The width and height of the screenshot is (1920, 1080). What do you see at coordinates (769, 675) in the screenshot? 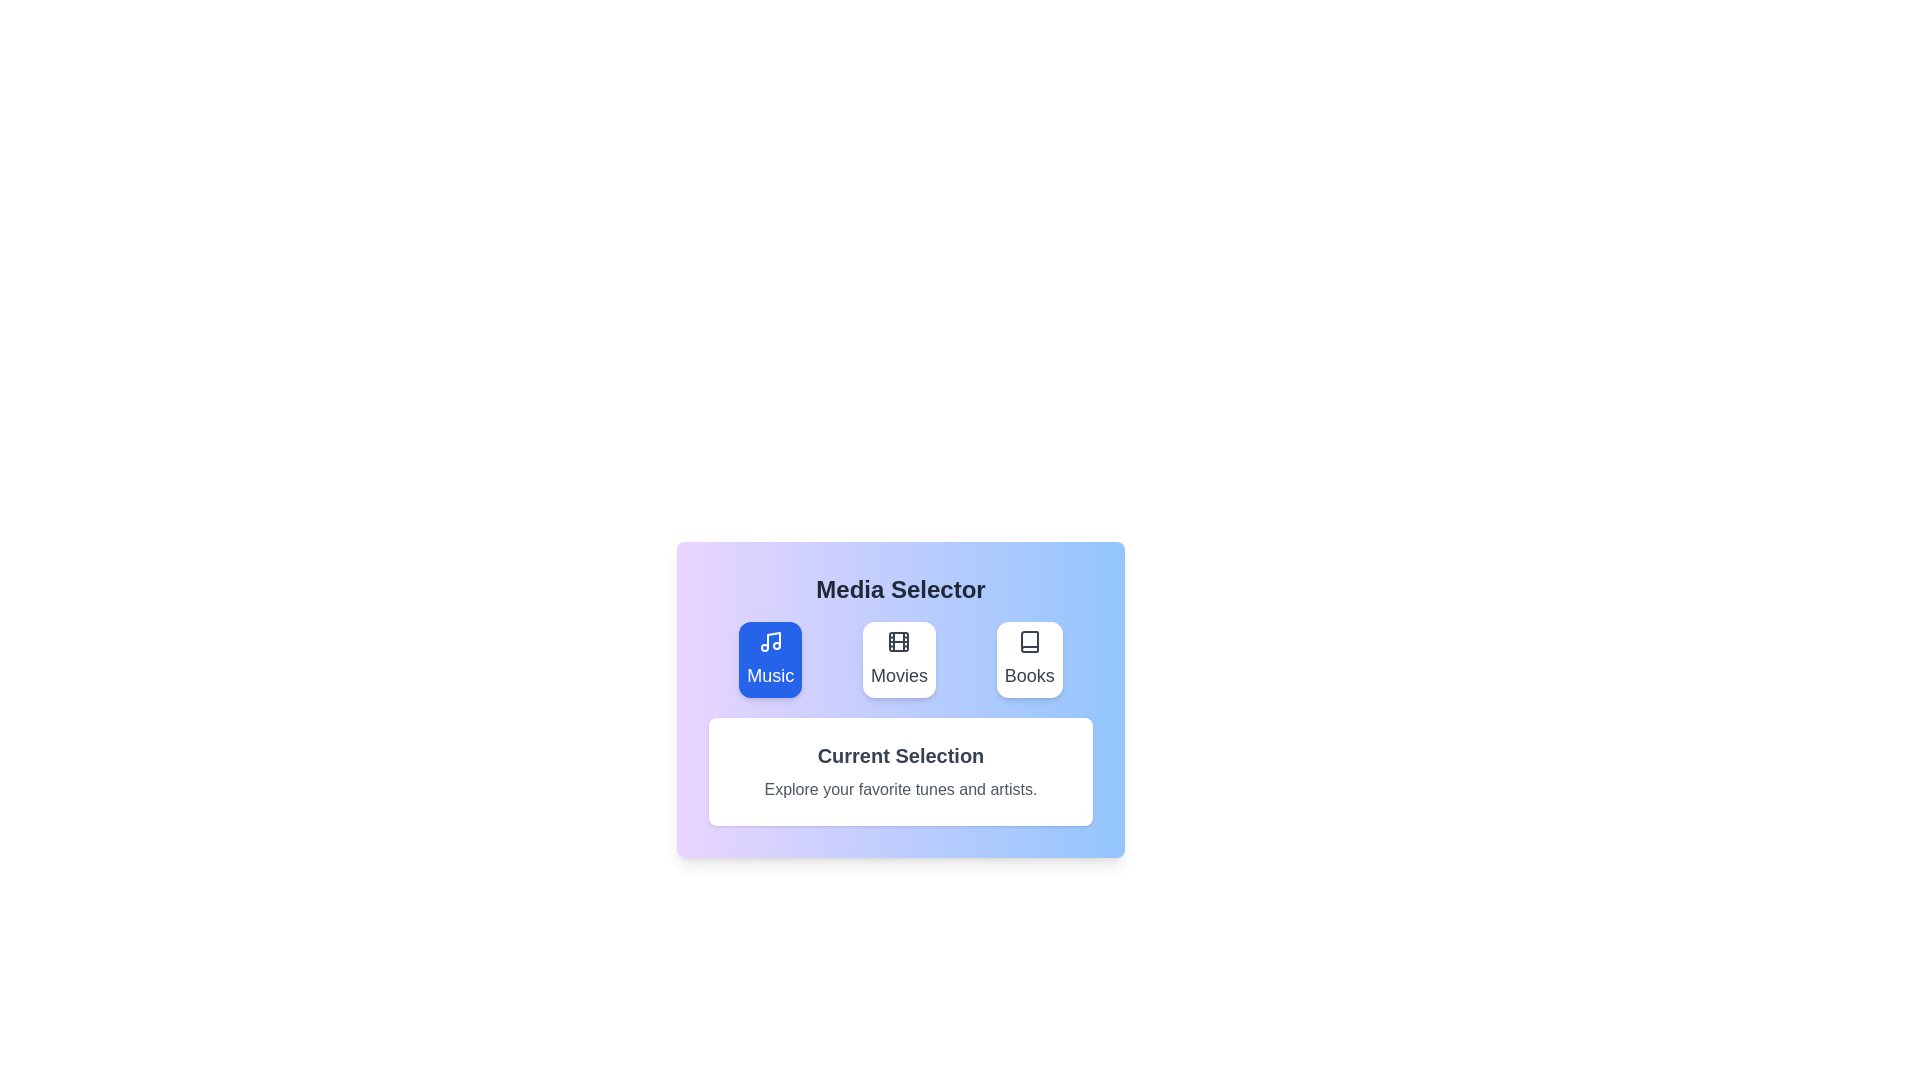
I see `the text label that serves as a label for the music selection option, positioned to the left of 'Movies' and 'Books' buttons` at bounding box center [769, 675].